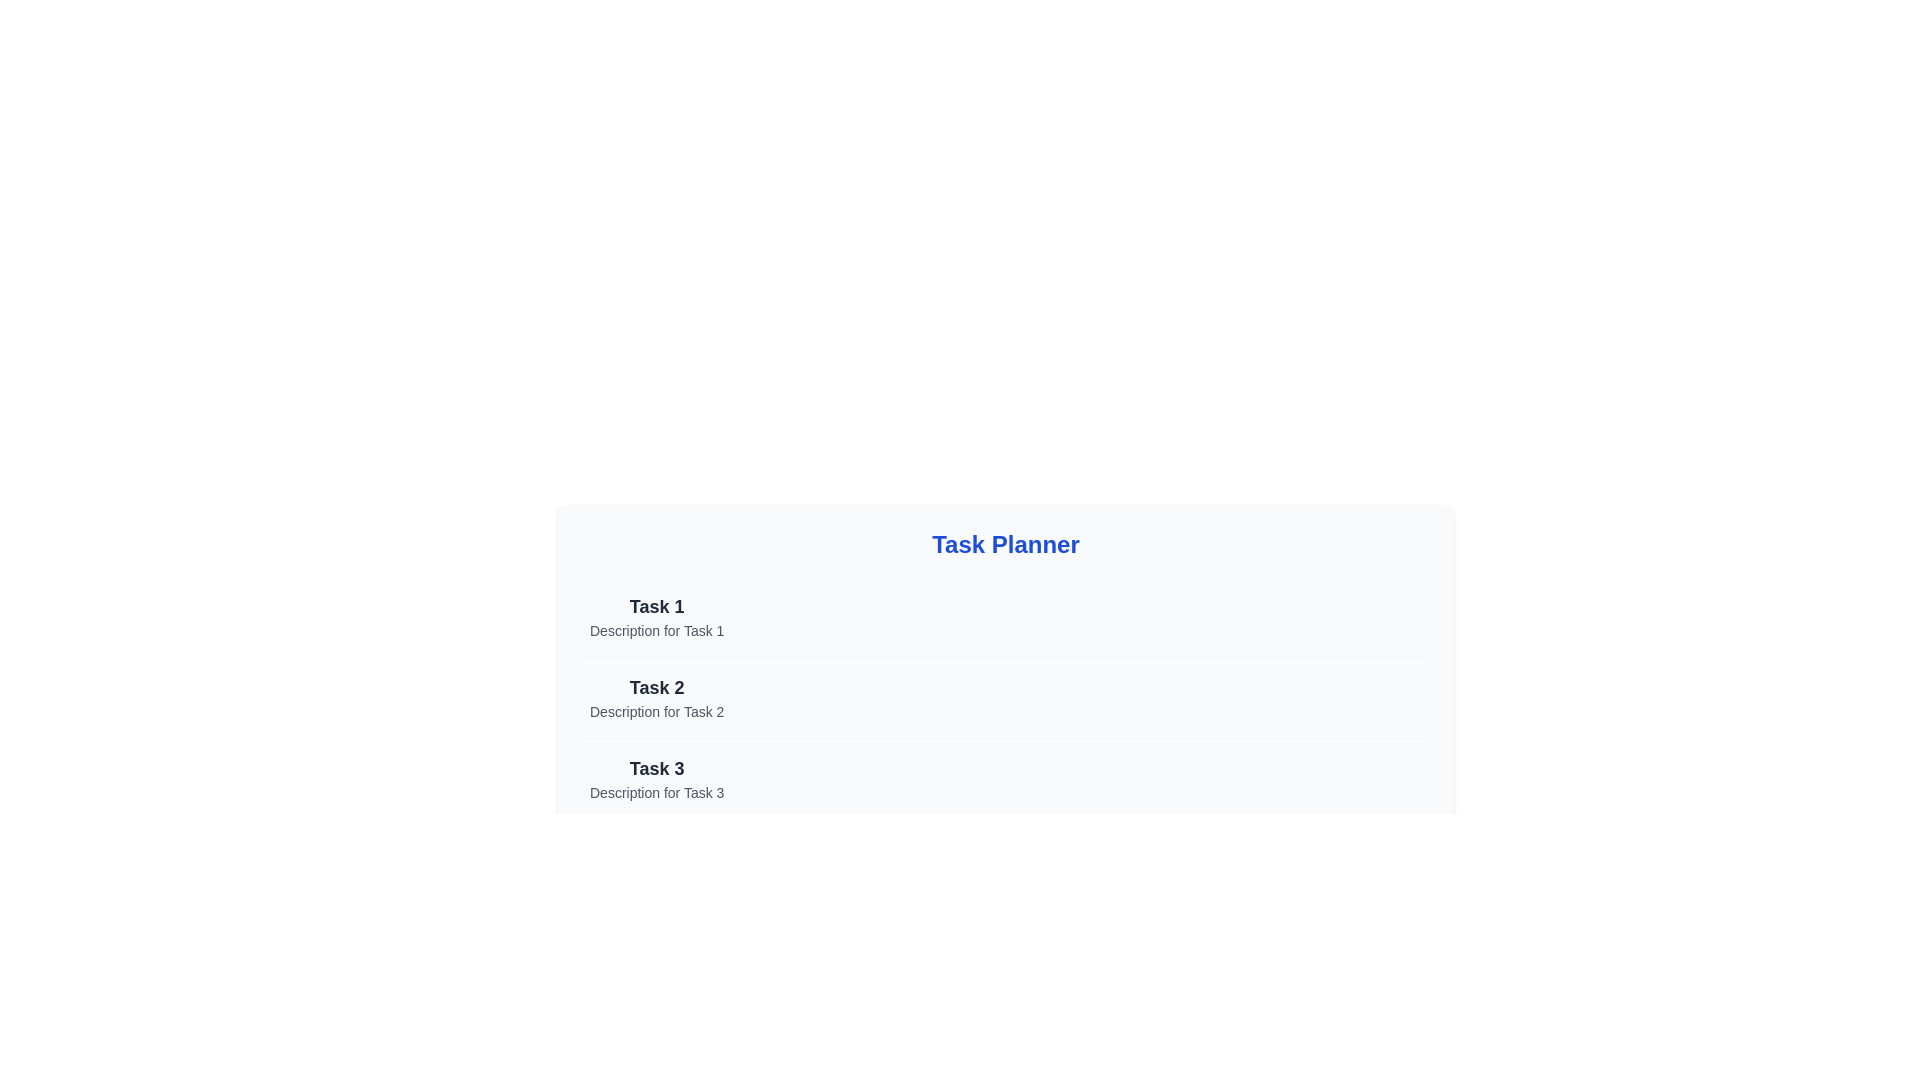 The height and width of the screenshot is (1080, 1920). I want to click on the text label providing additional details related to 'Task 2', which is centrally aligned below the 'Task 2' text, so click(657, 711).